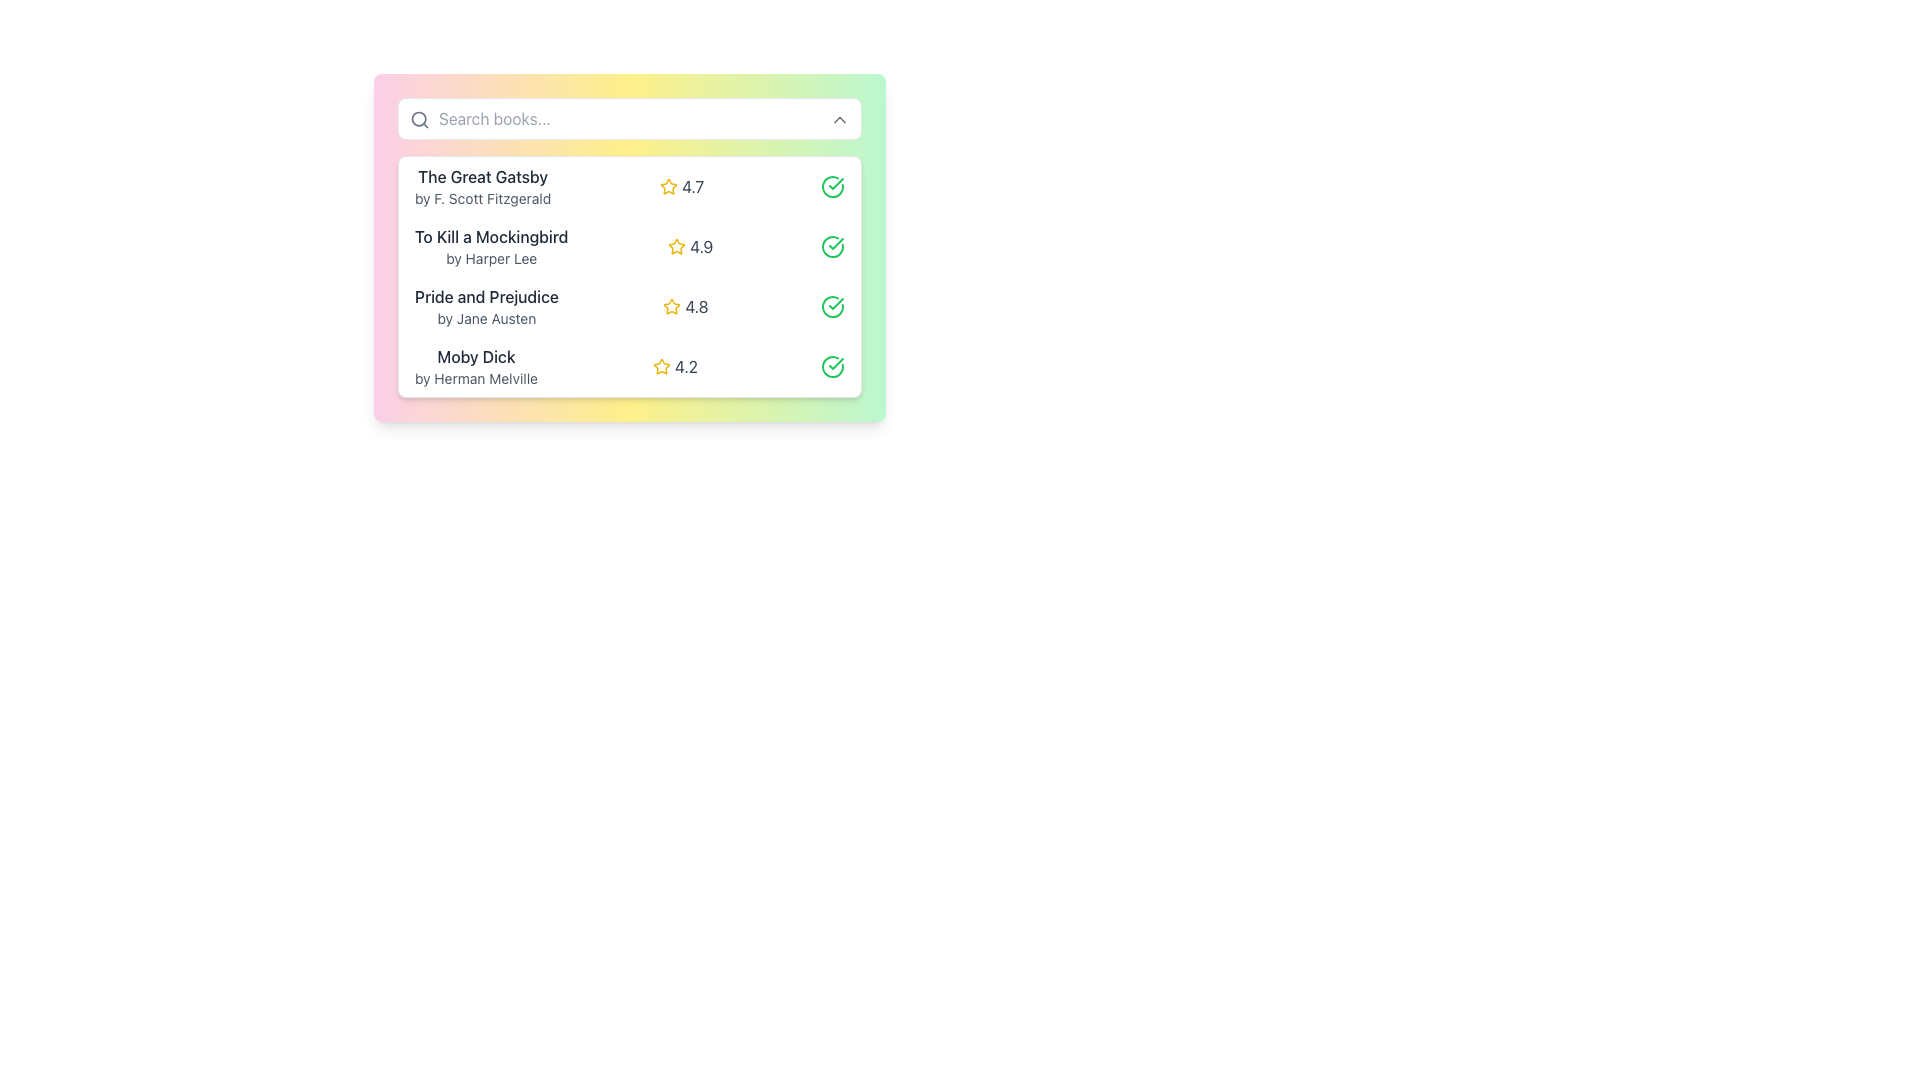 This screenshot has width=1920, height=1080. I want to click on the rating indicator displaying the number '4.9' for the book 'To Kill a Mockingbird', which is styled in gray and located to the right of a yellow star icon, so click(701, 245).